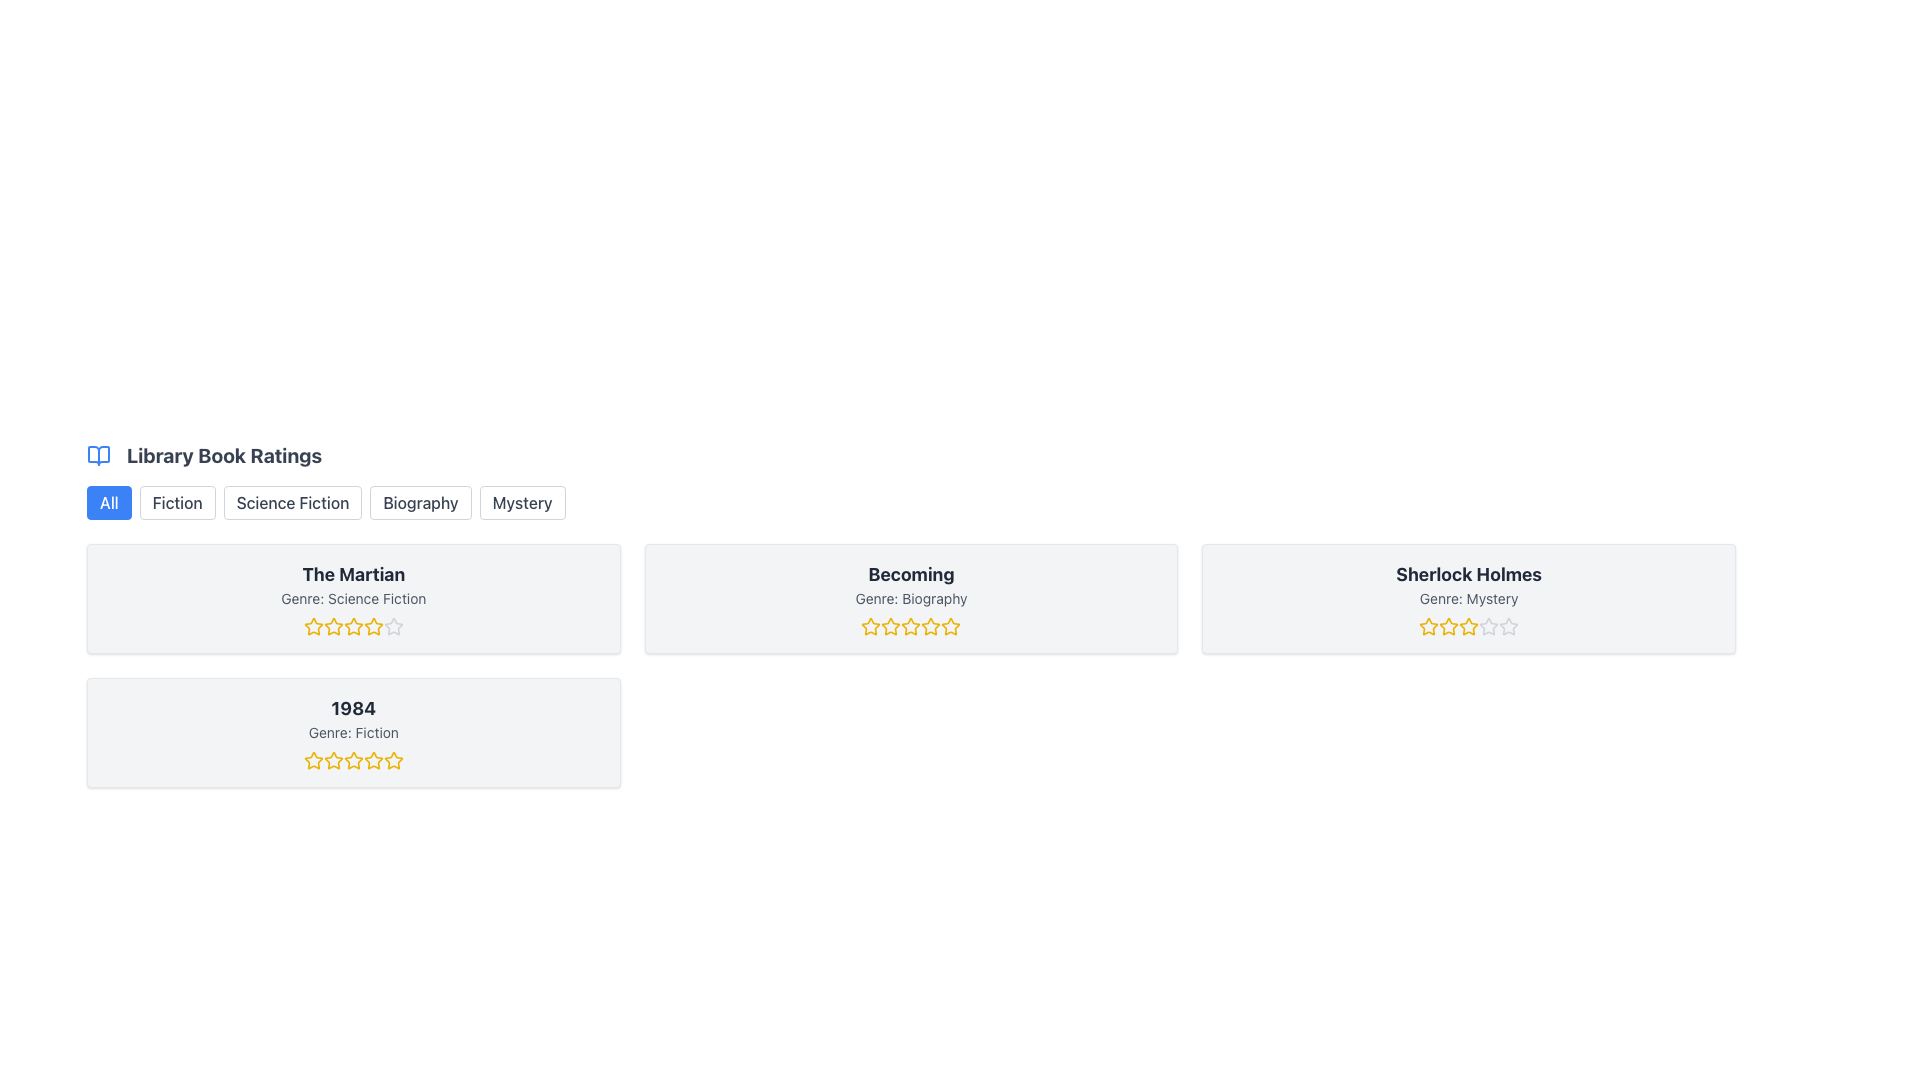 This screenshot has width=1920, height=1080. What do you see at coordinates (353, 625) in the screenshot?
I see `the third yellow star icon with a hollow center in the rating system for the book 'The Martian'` at bounding box center [353, 625].